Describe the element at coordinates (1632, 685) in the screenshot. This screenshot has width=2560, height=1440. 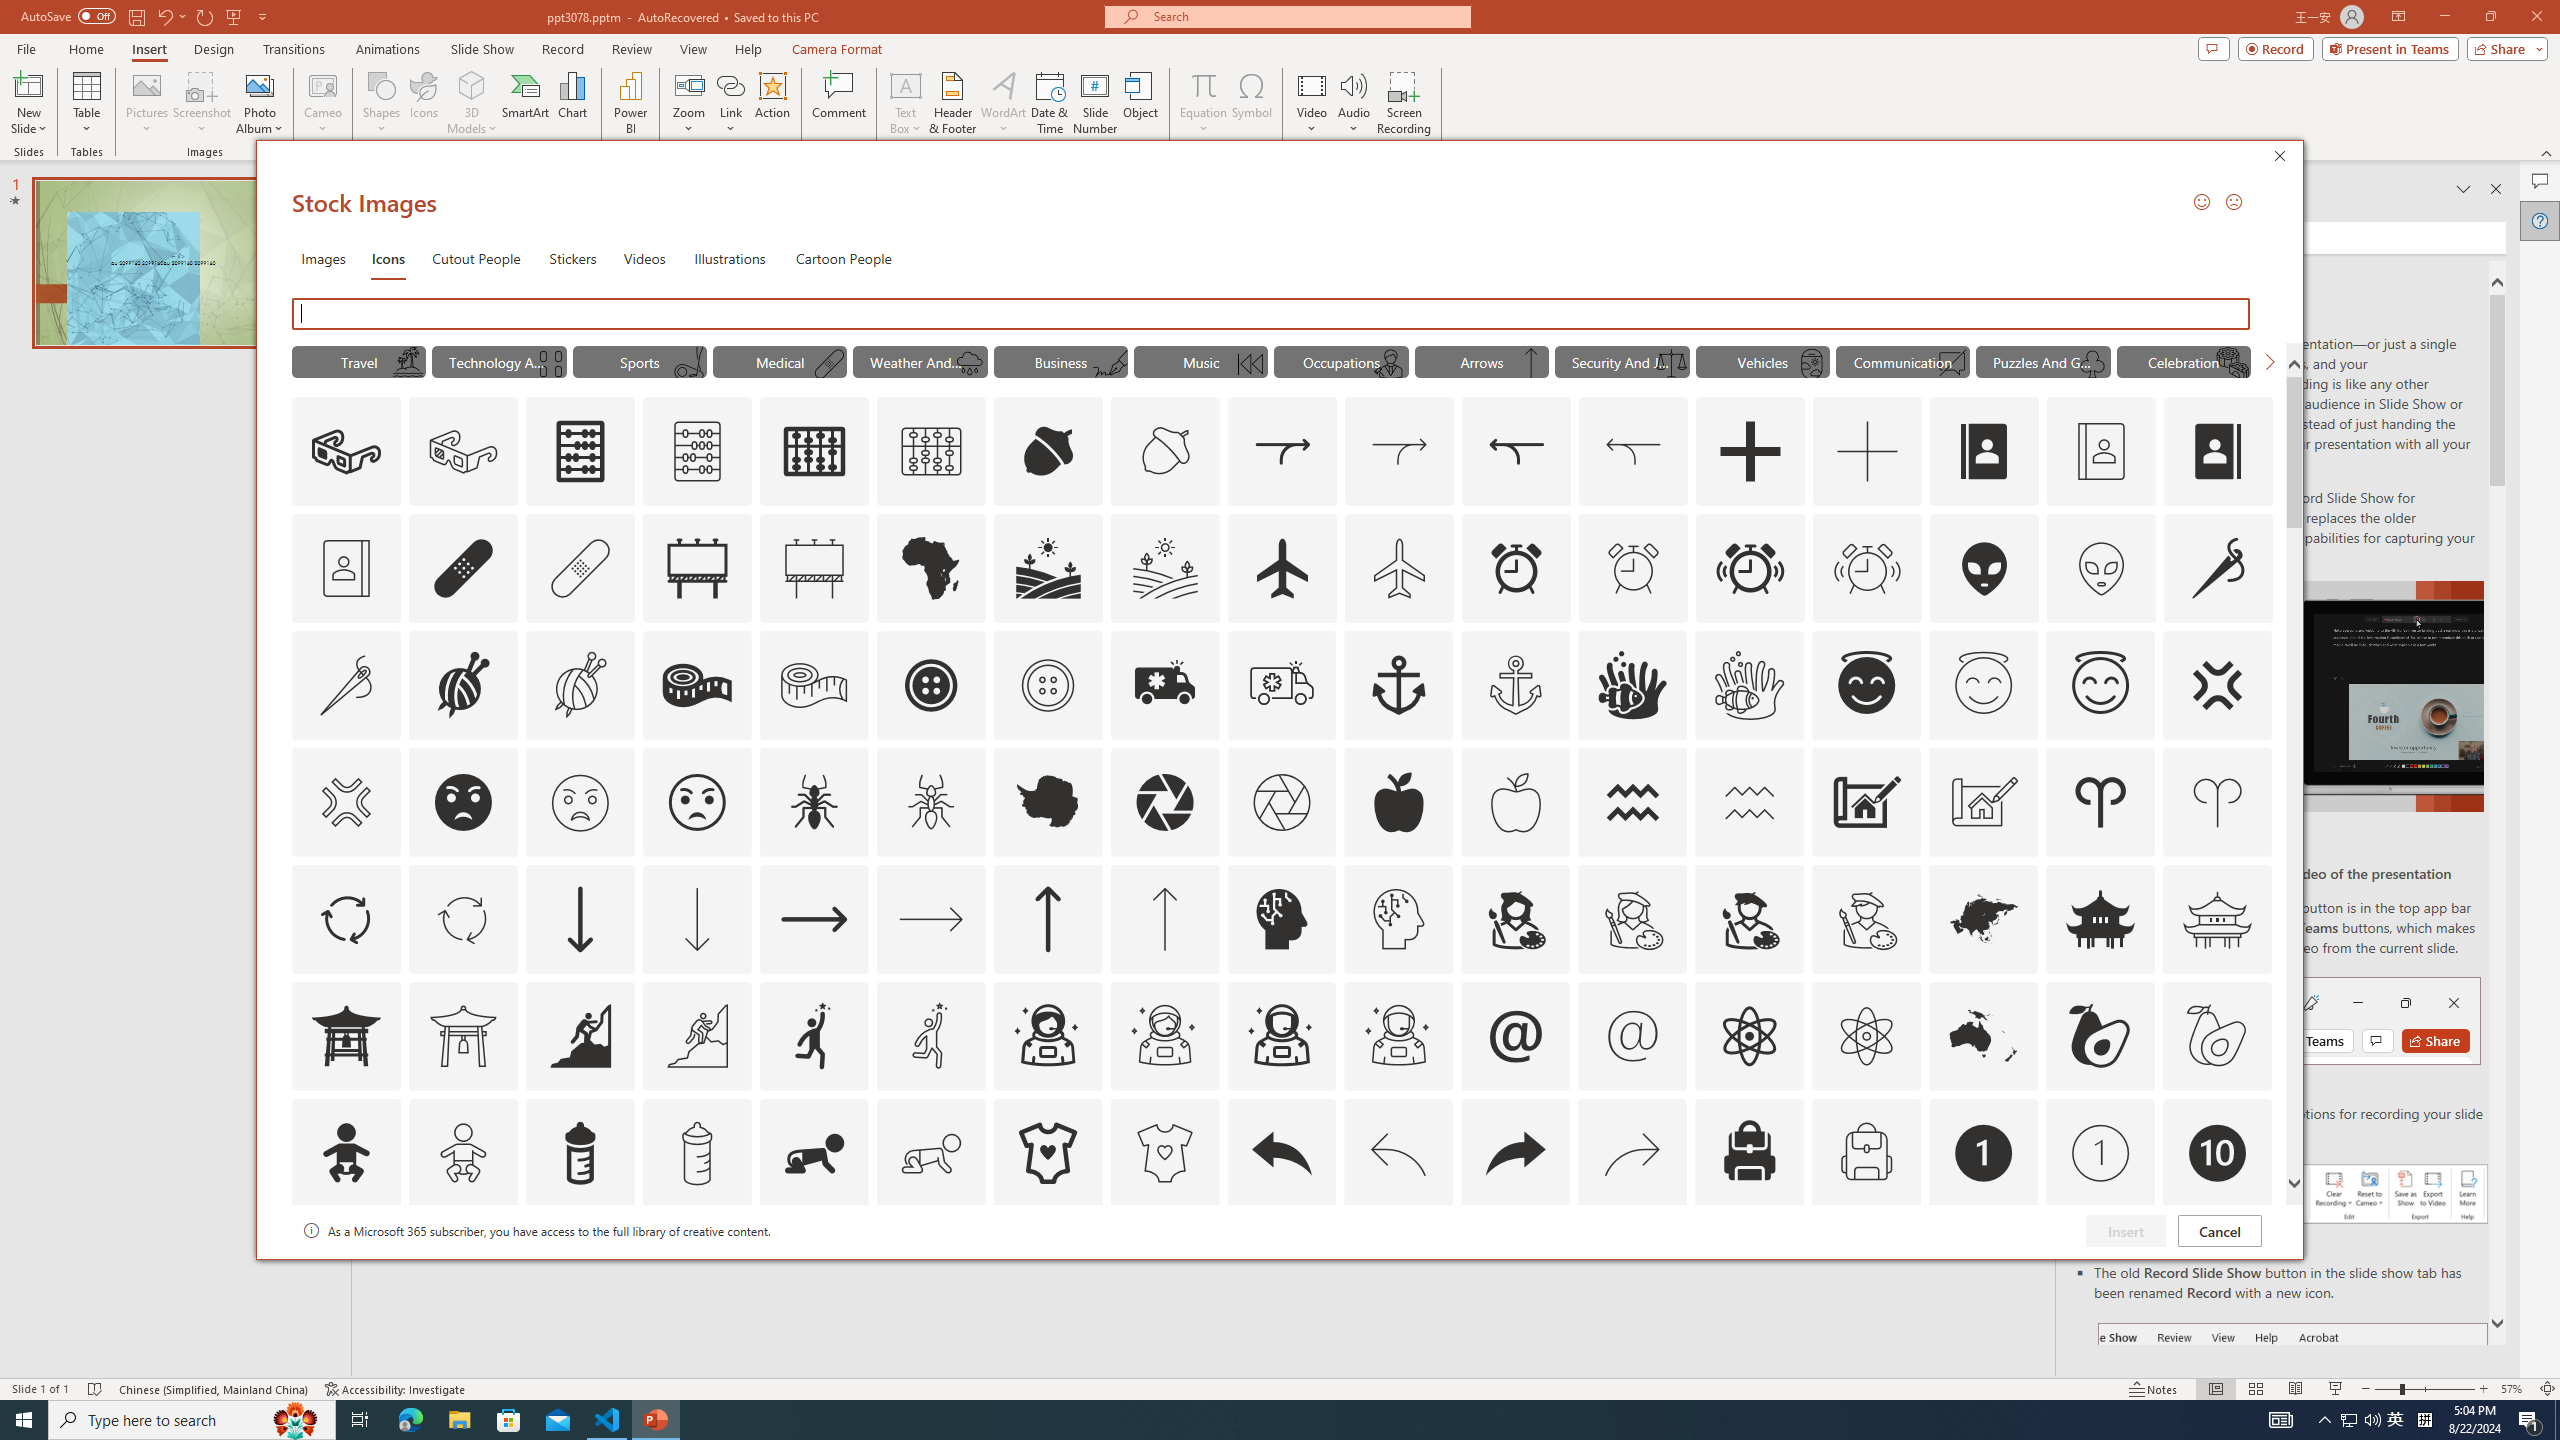
I see `'AutomationID: Icons_AnemoneAndClownfish'` at that location.